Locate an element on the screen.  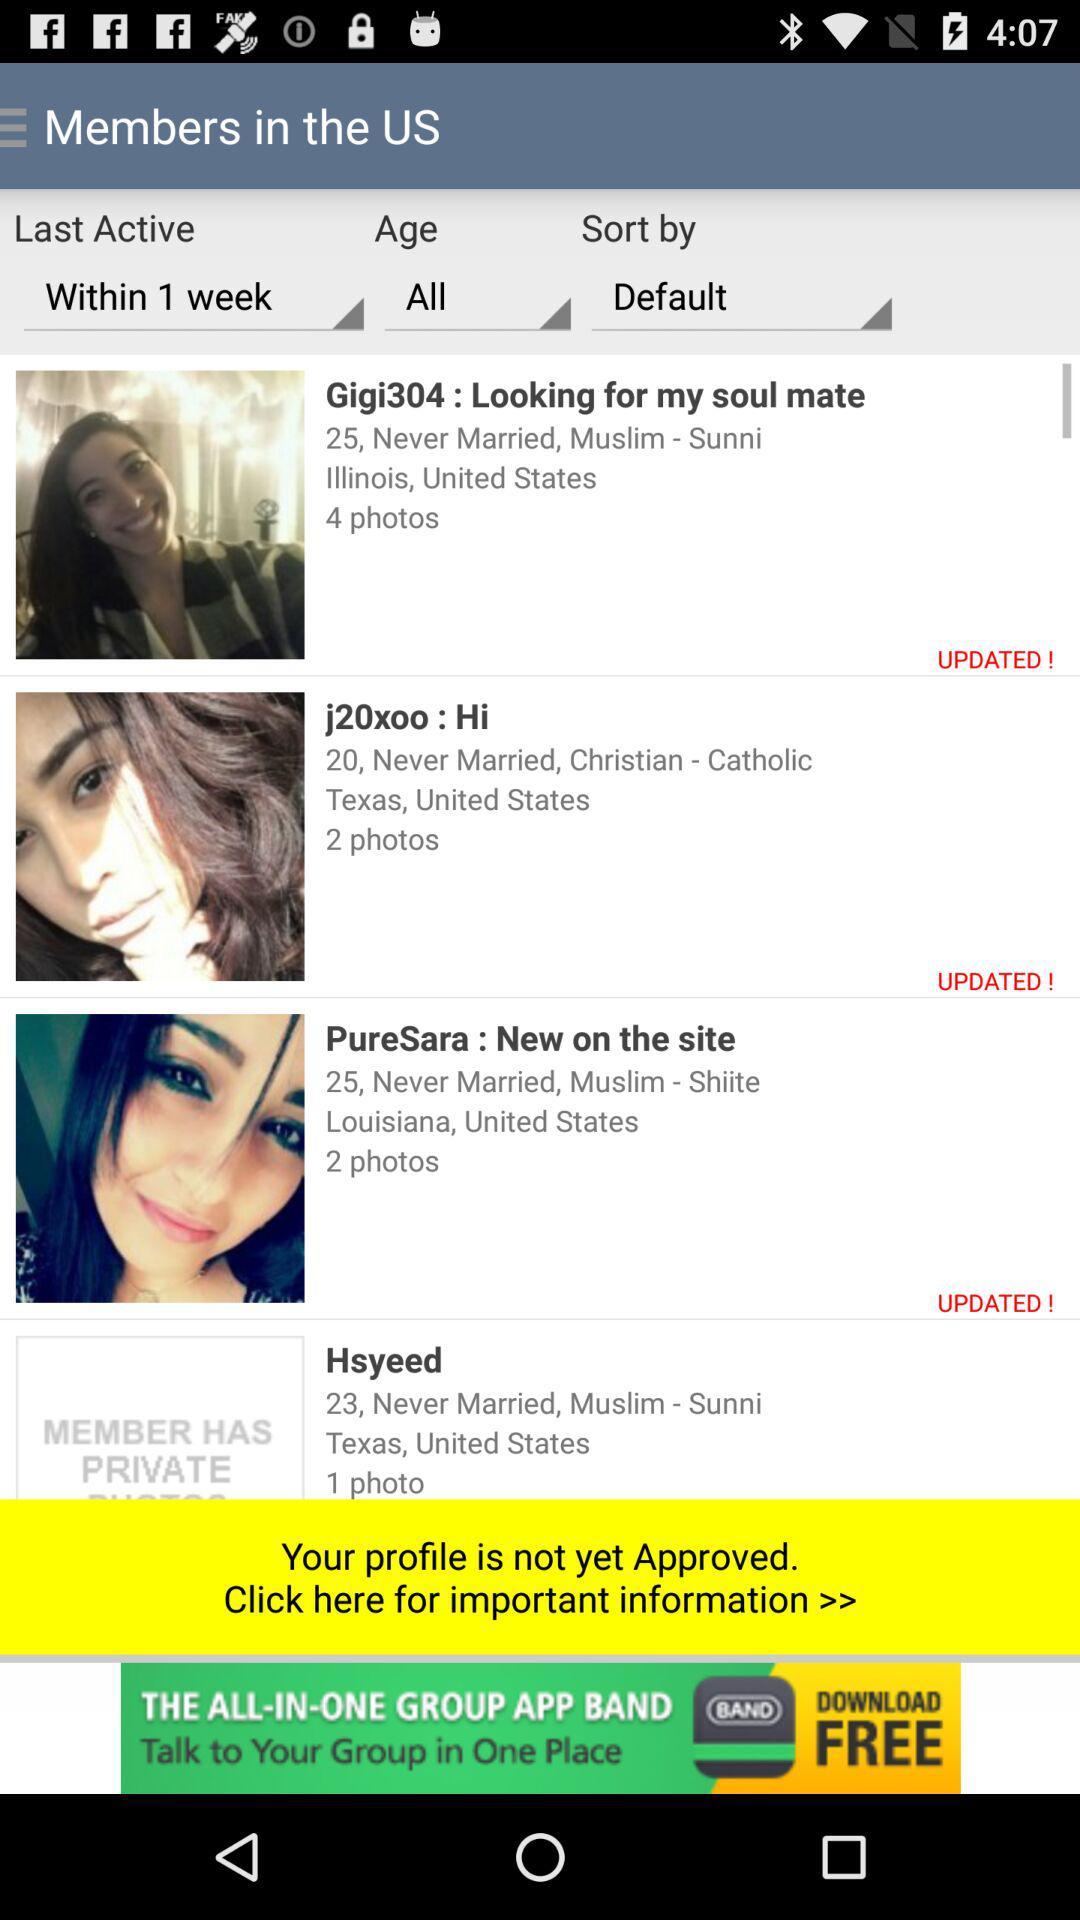
advertisement page is located at coordinates (540, 1727).